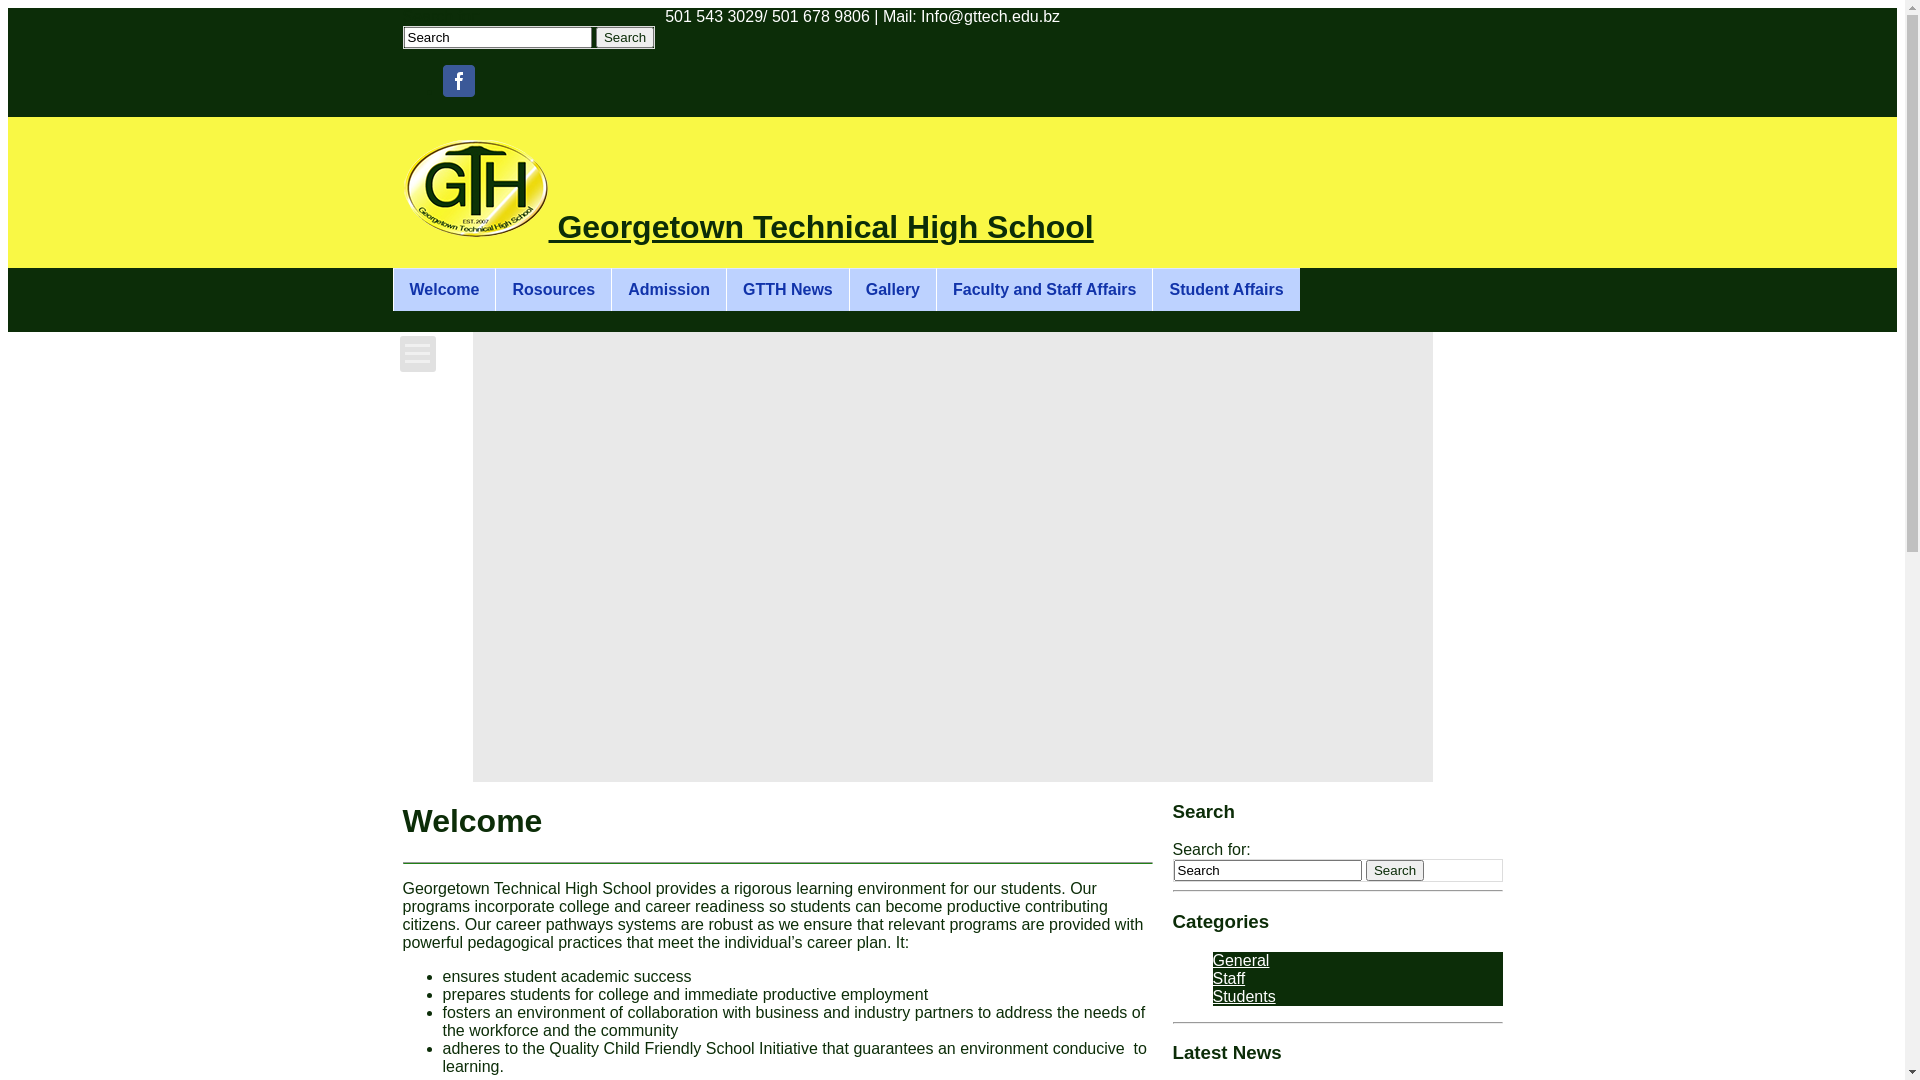 This screenshot has height=1080, width=1920. What do you see at coordinates (935, 289) in the screenshot?
I see `'Faculty and Staff Affairs'` at bounding box center [935, 289].